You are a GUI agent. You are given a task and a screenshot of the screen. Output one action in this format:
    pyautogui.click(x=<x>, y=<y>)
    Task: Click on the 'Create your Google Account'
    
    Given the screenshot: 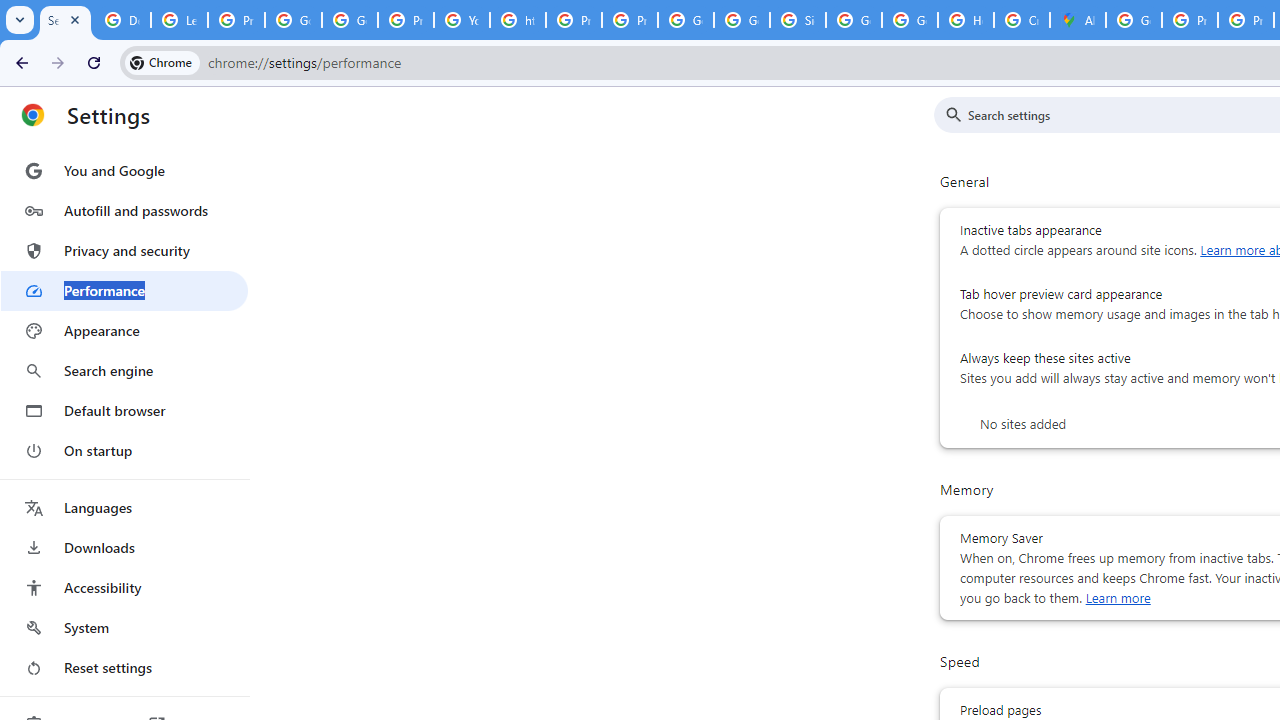 What is the action you would take?
    pyautogui.click(x=1022, y=20)
    